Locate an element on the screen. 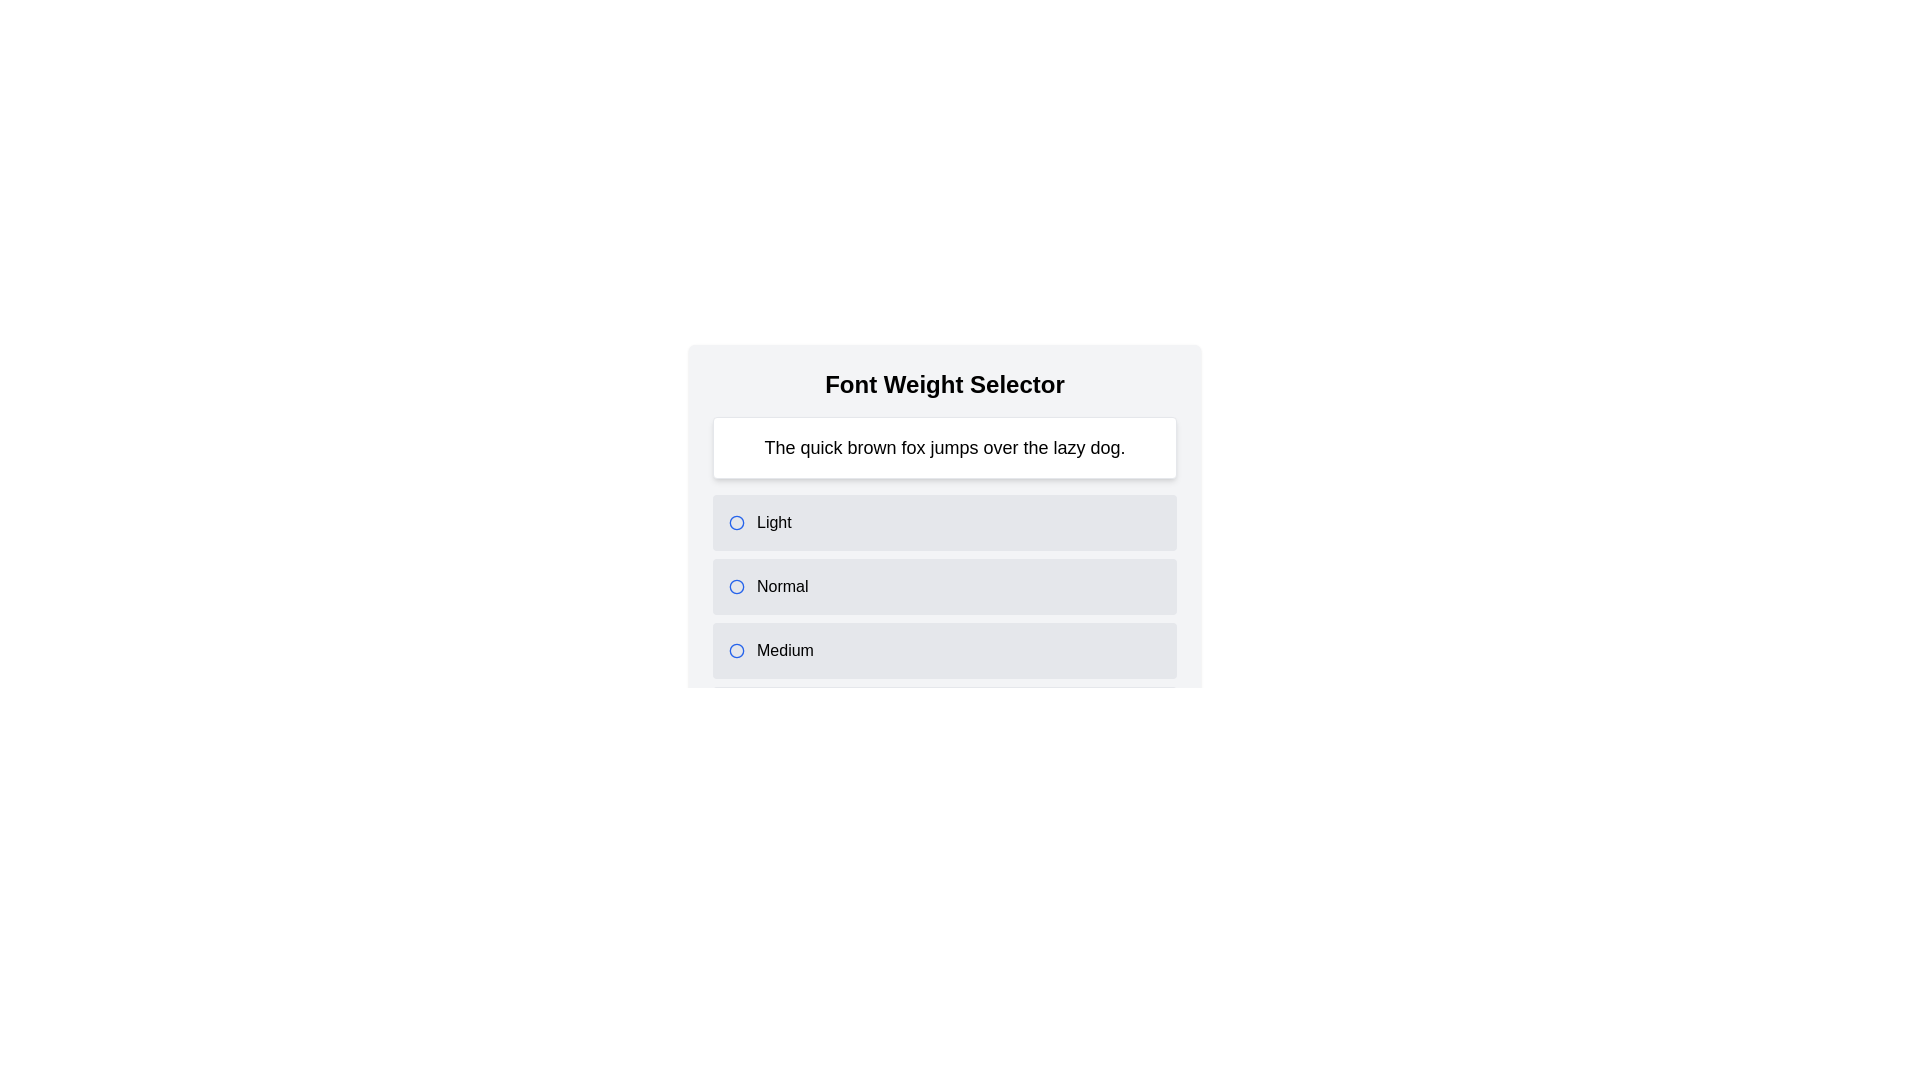 Image resolution: width=1920 pixels, height=1080 pixels. the first selectable list item for the 'Light' font weight option, which is a radio button in a vertical list is located at coordinates (944, 522).